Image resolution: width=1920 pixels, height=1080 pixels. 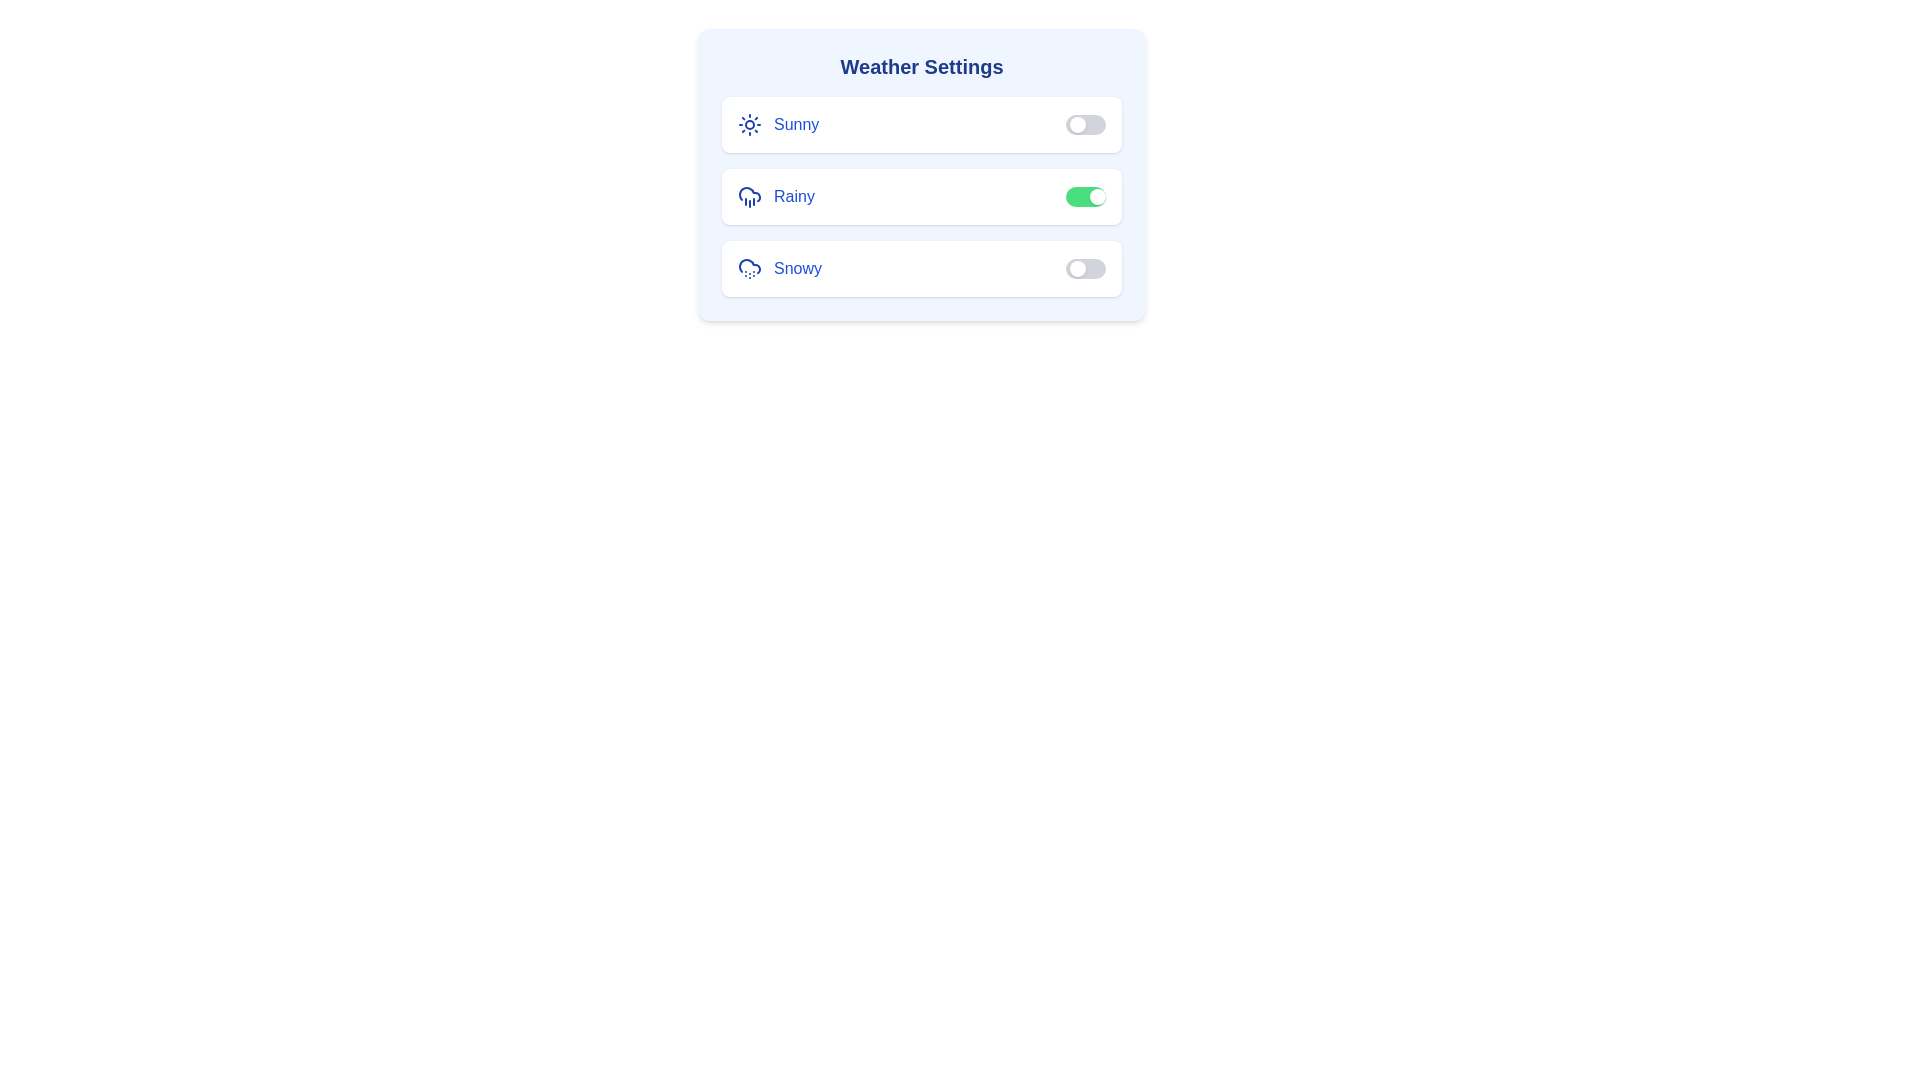 I want to click on the rainy weather icon in the 'Weather Settings' list, which is located in the second row next to the text 'Rainy', so click(x=748, y=196).